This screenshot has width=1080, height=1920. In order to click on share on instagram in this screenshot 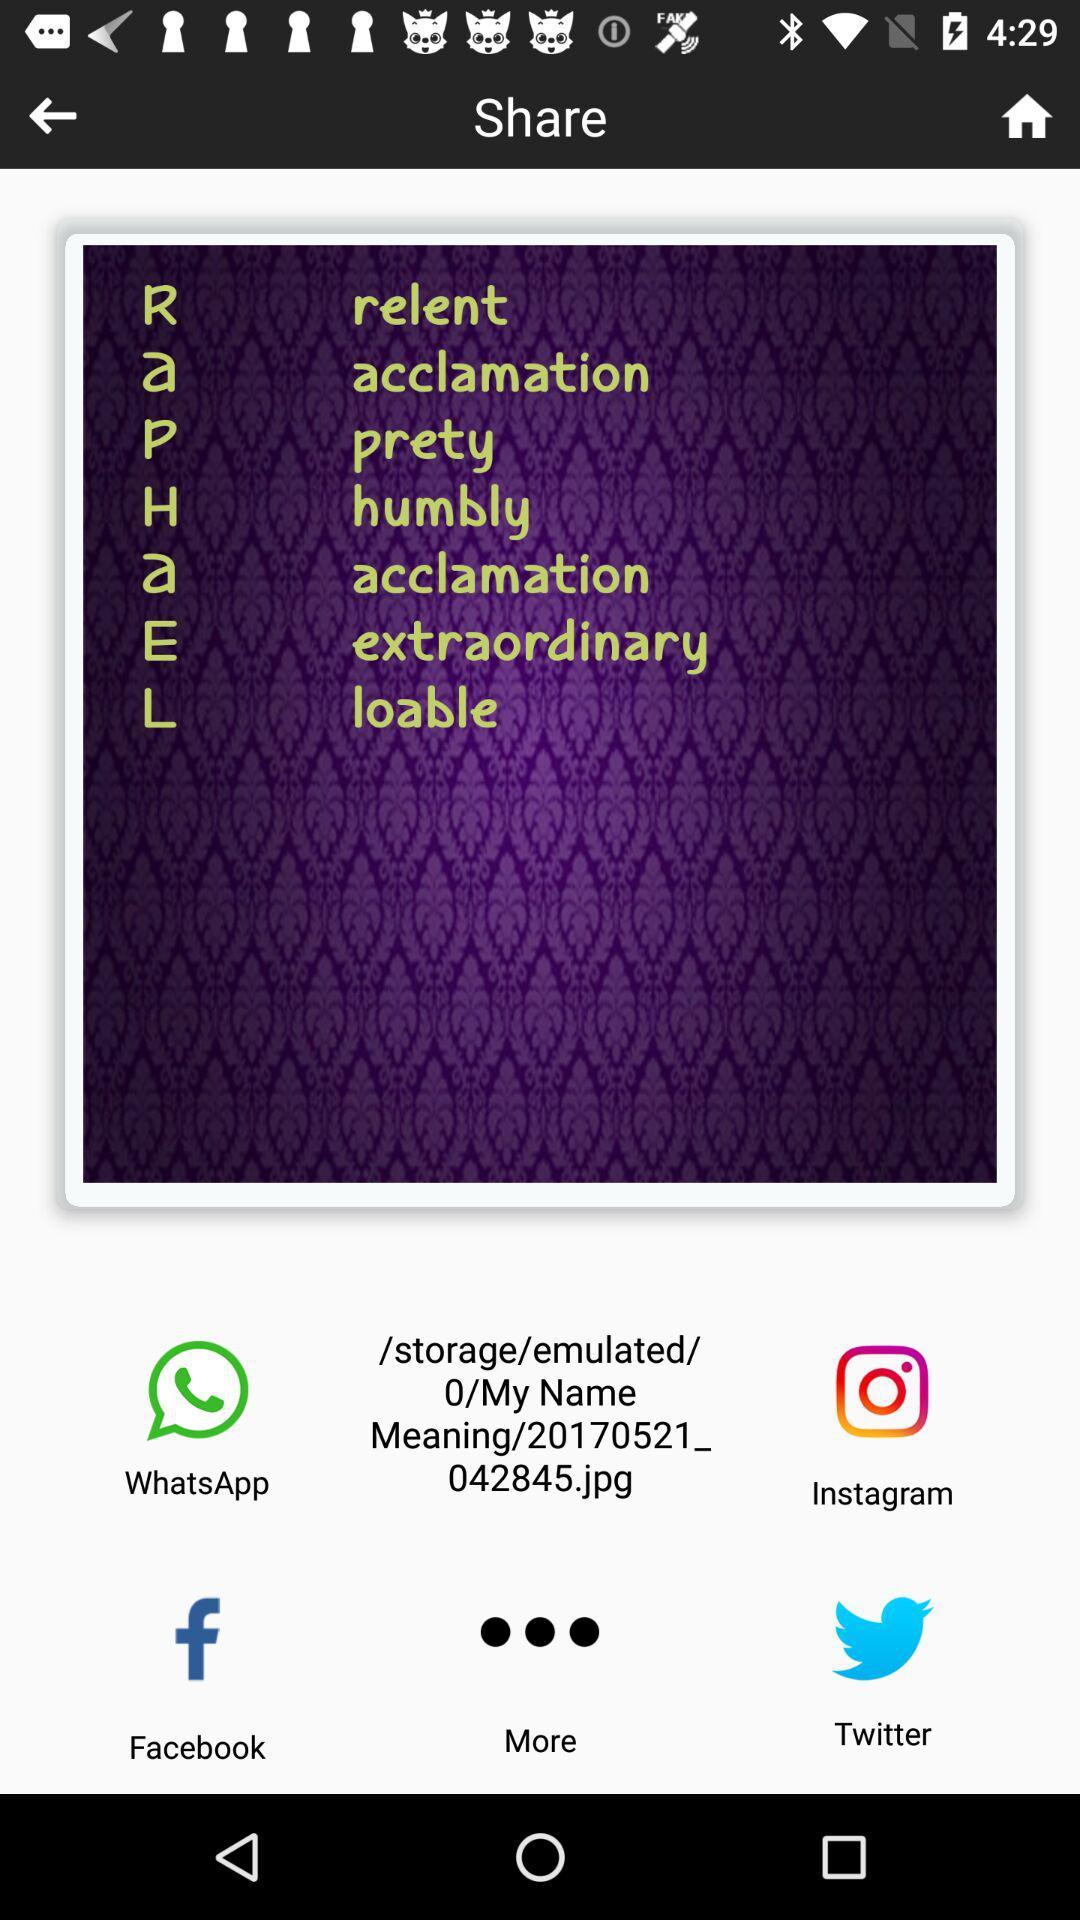, I will do `click(881, 1390)`.